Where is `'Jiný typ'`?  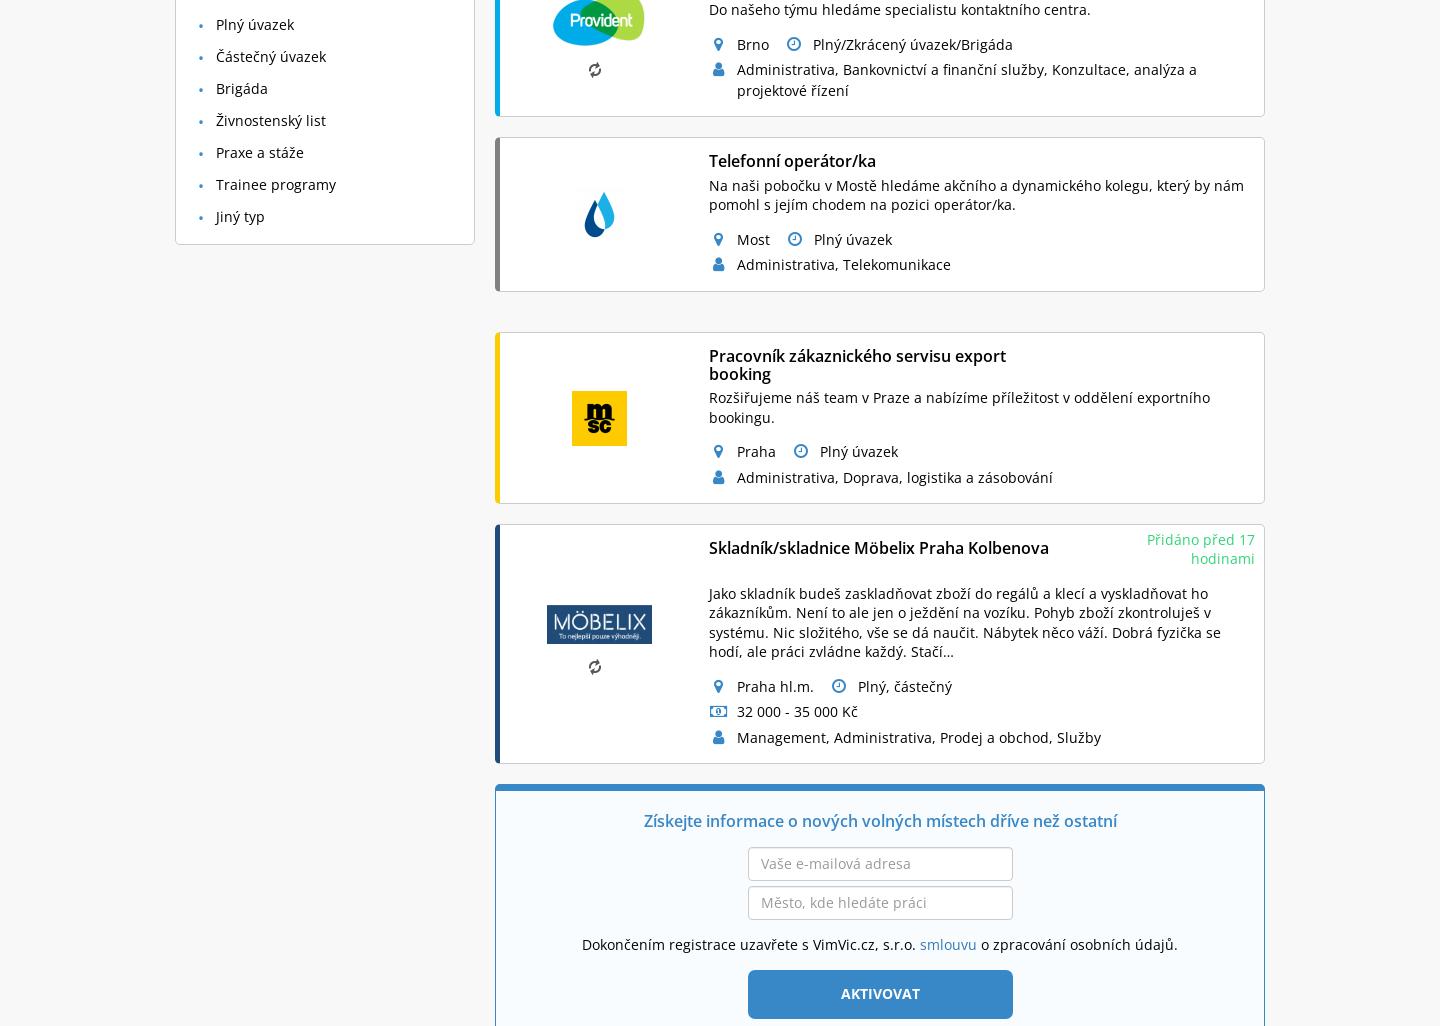 'Jiný typ' is located at coordinates (240, 215).